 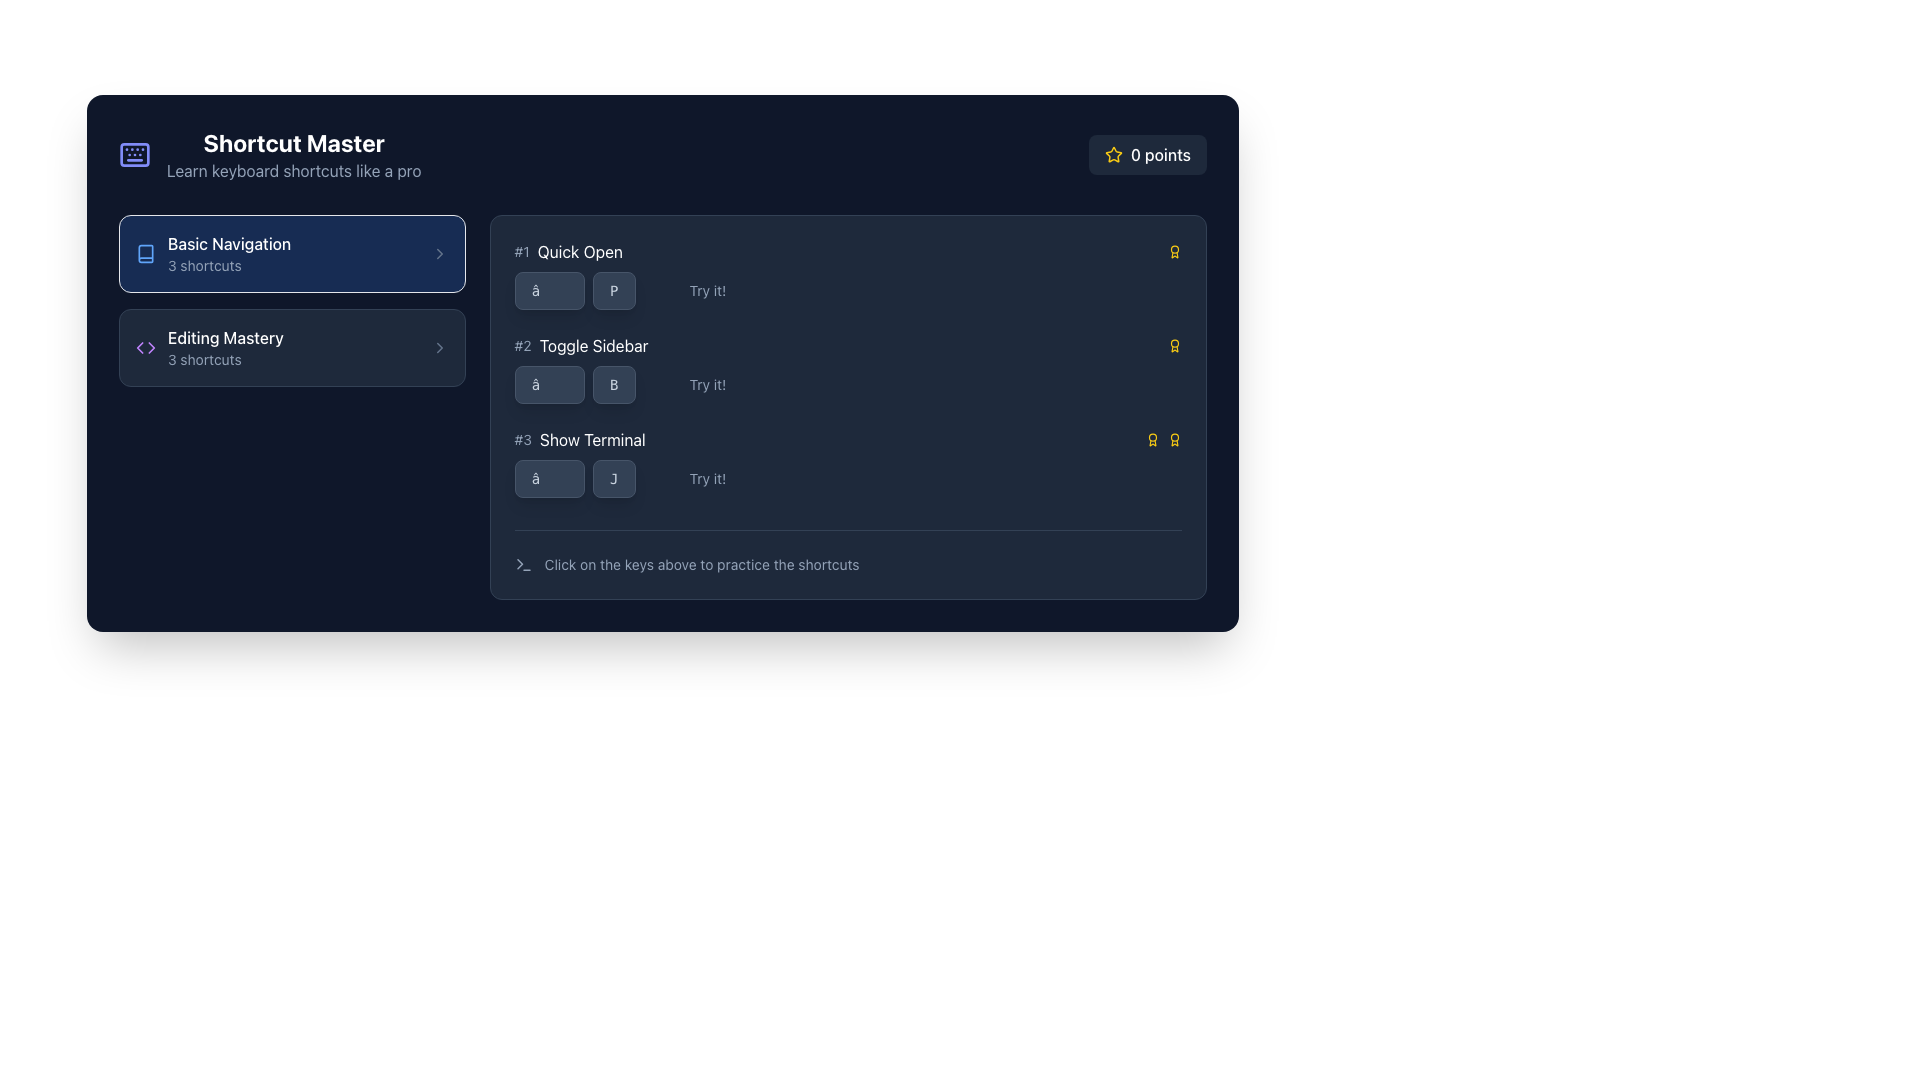 I want to click on the static text label that represents the 'Quick Open' functionality entry, located in the upper-right card component, near the top-left corner of this card, so click(x=522, y=250).